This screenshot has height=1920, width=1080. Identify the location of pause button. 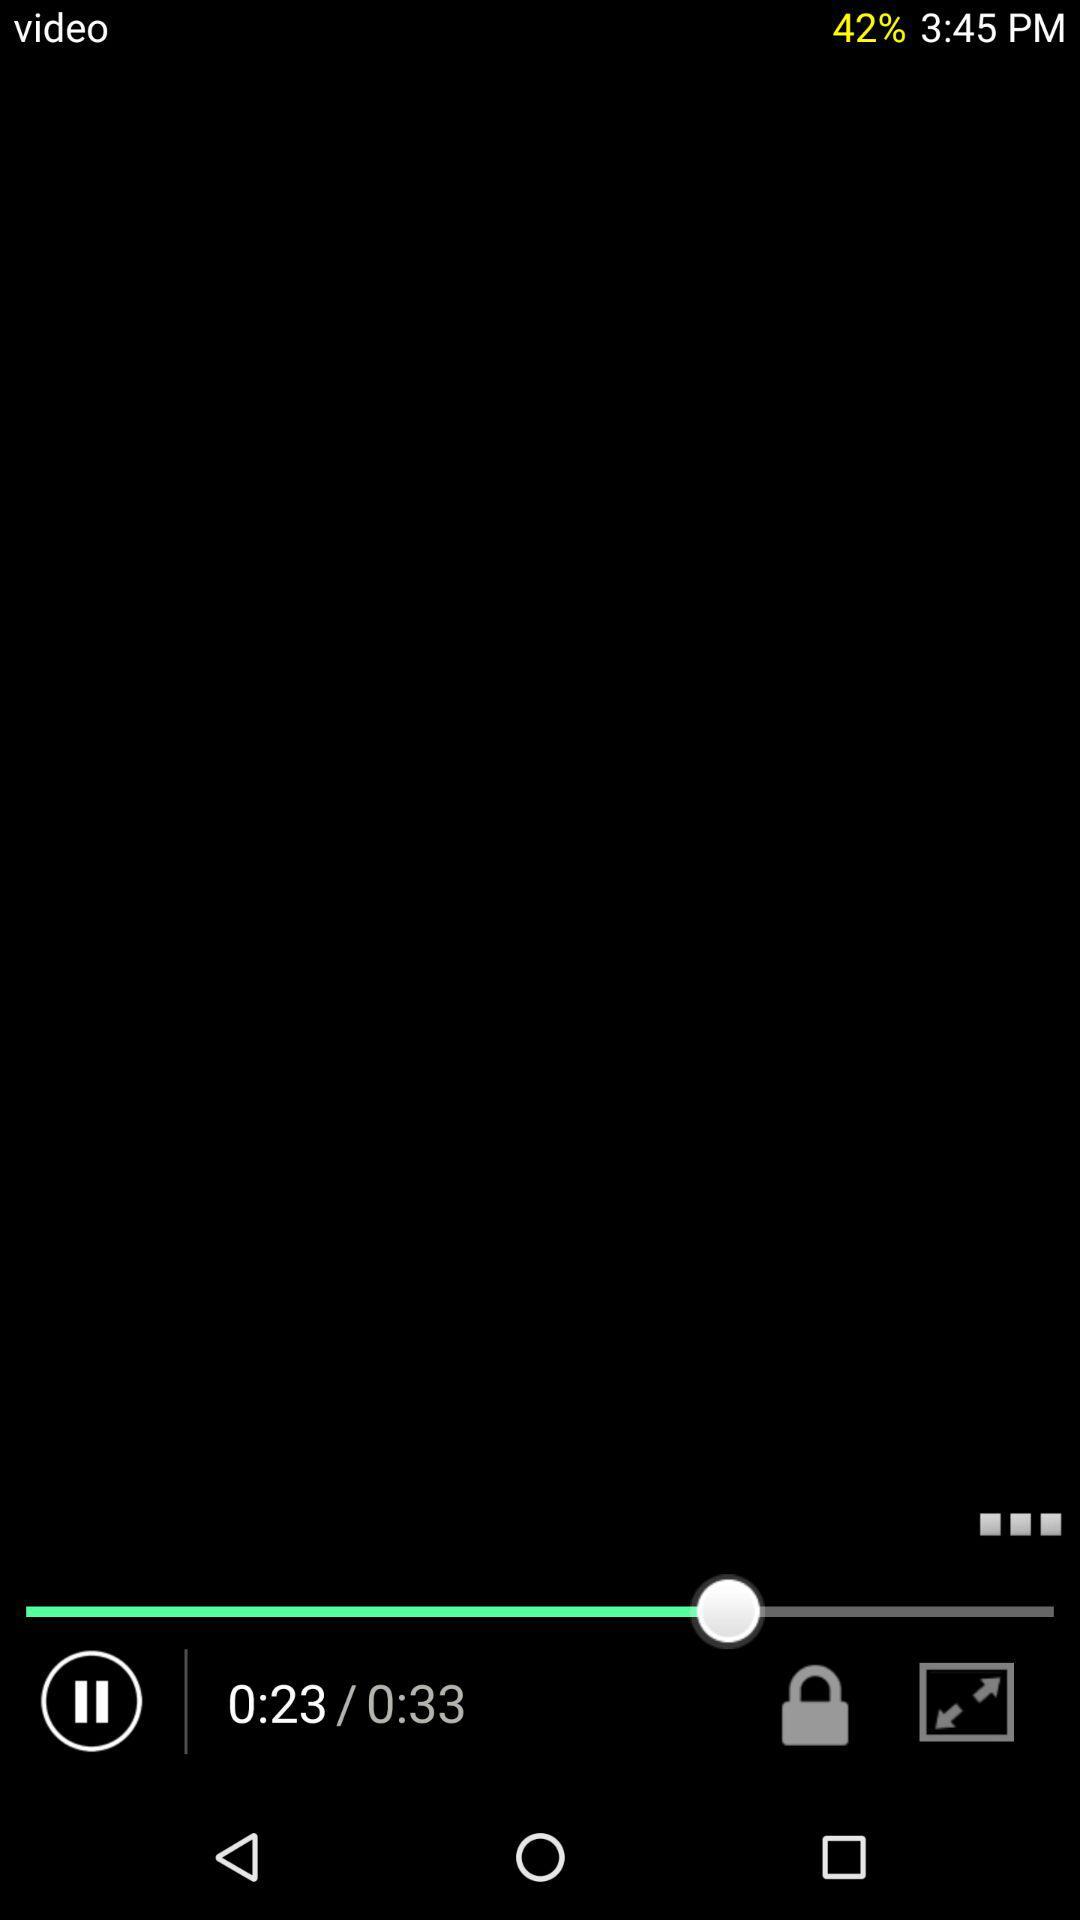
(92, 1700).